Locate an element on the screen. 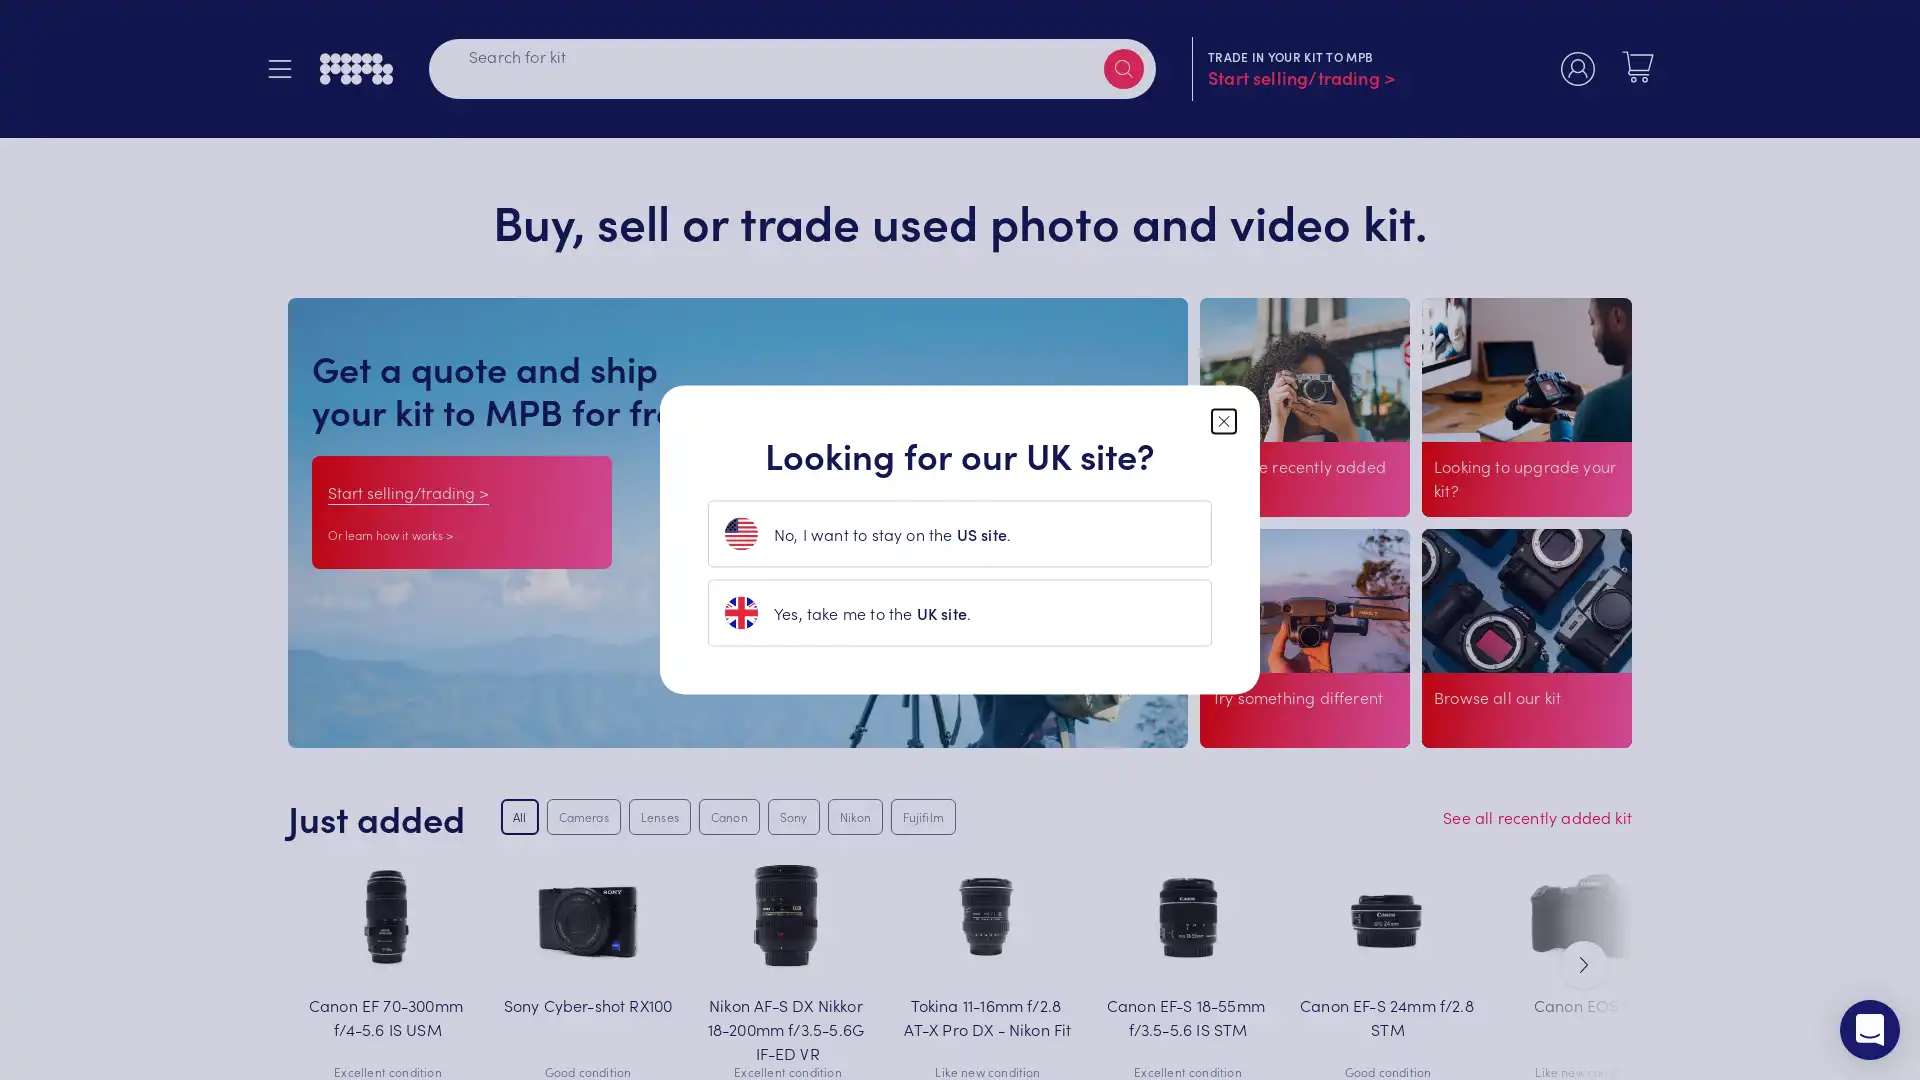 Image resolution: width=1920 pixels, height=1080 pixels. Or learn how it works > is located at coordinates (390, 533).